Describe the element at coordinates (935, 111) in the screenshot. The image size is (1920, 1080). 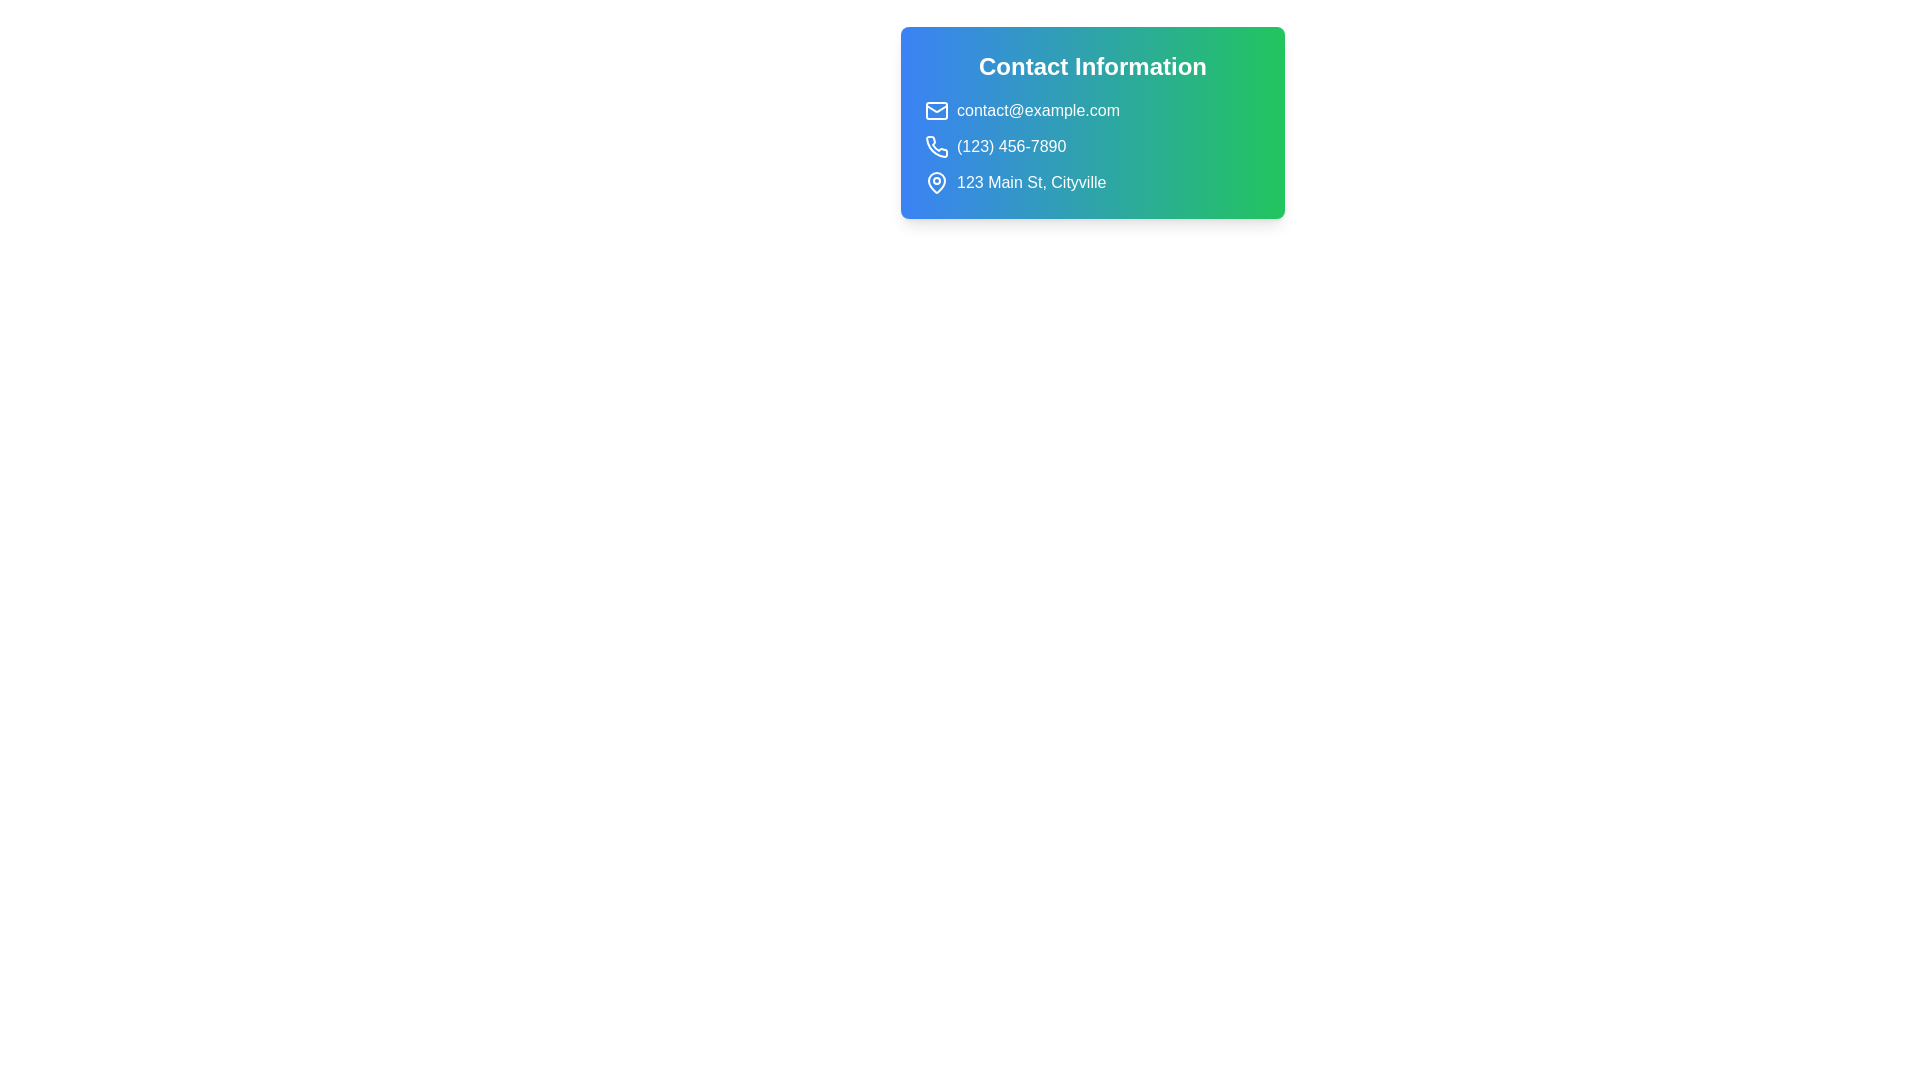
I see `the email icon located to the left of 'contact@example.com'` at that location.